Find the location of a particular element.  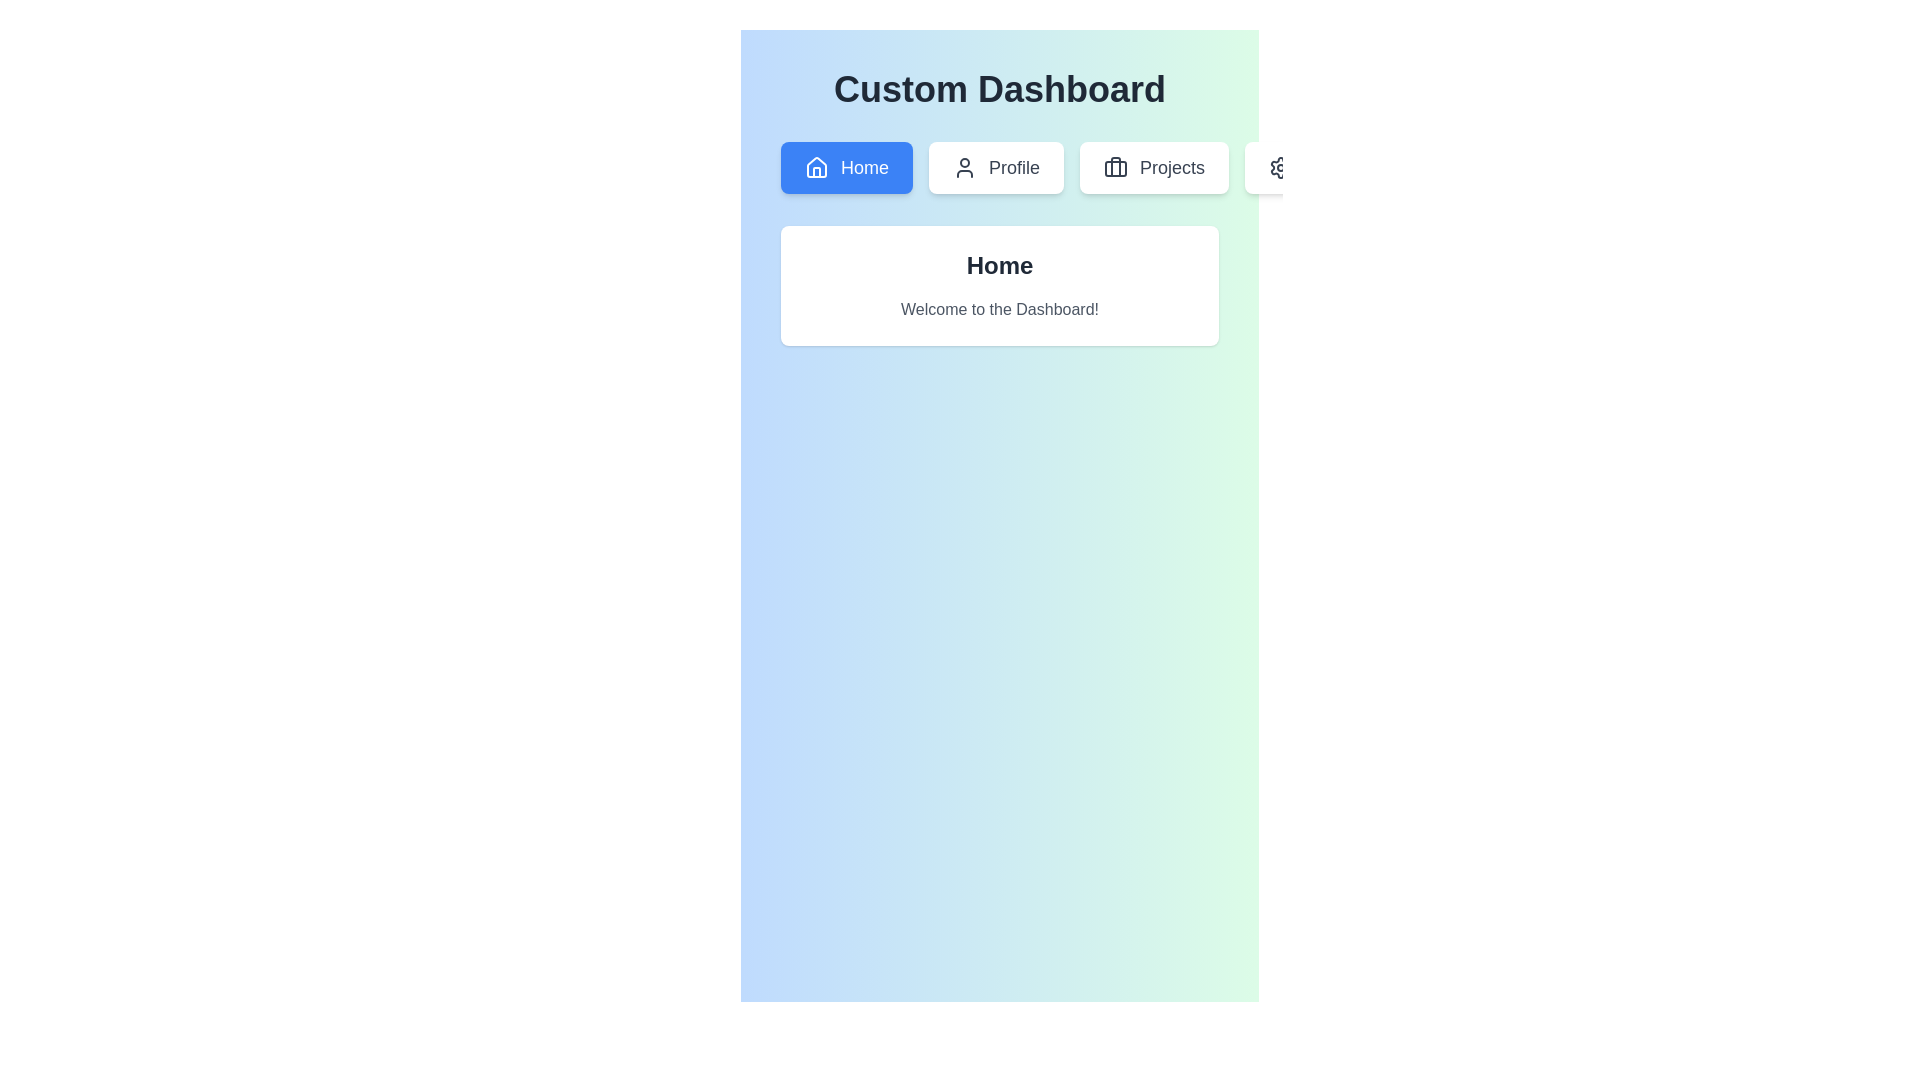

the 'Profile' icon located in the navigation bar is located at coordinates (964, 167).